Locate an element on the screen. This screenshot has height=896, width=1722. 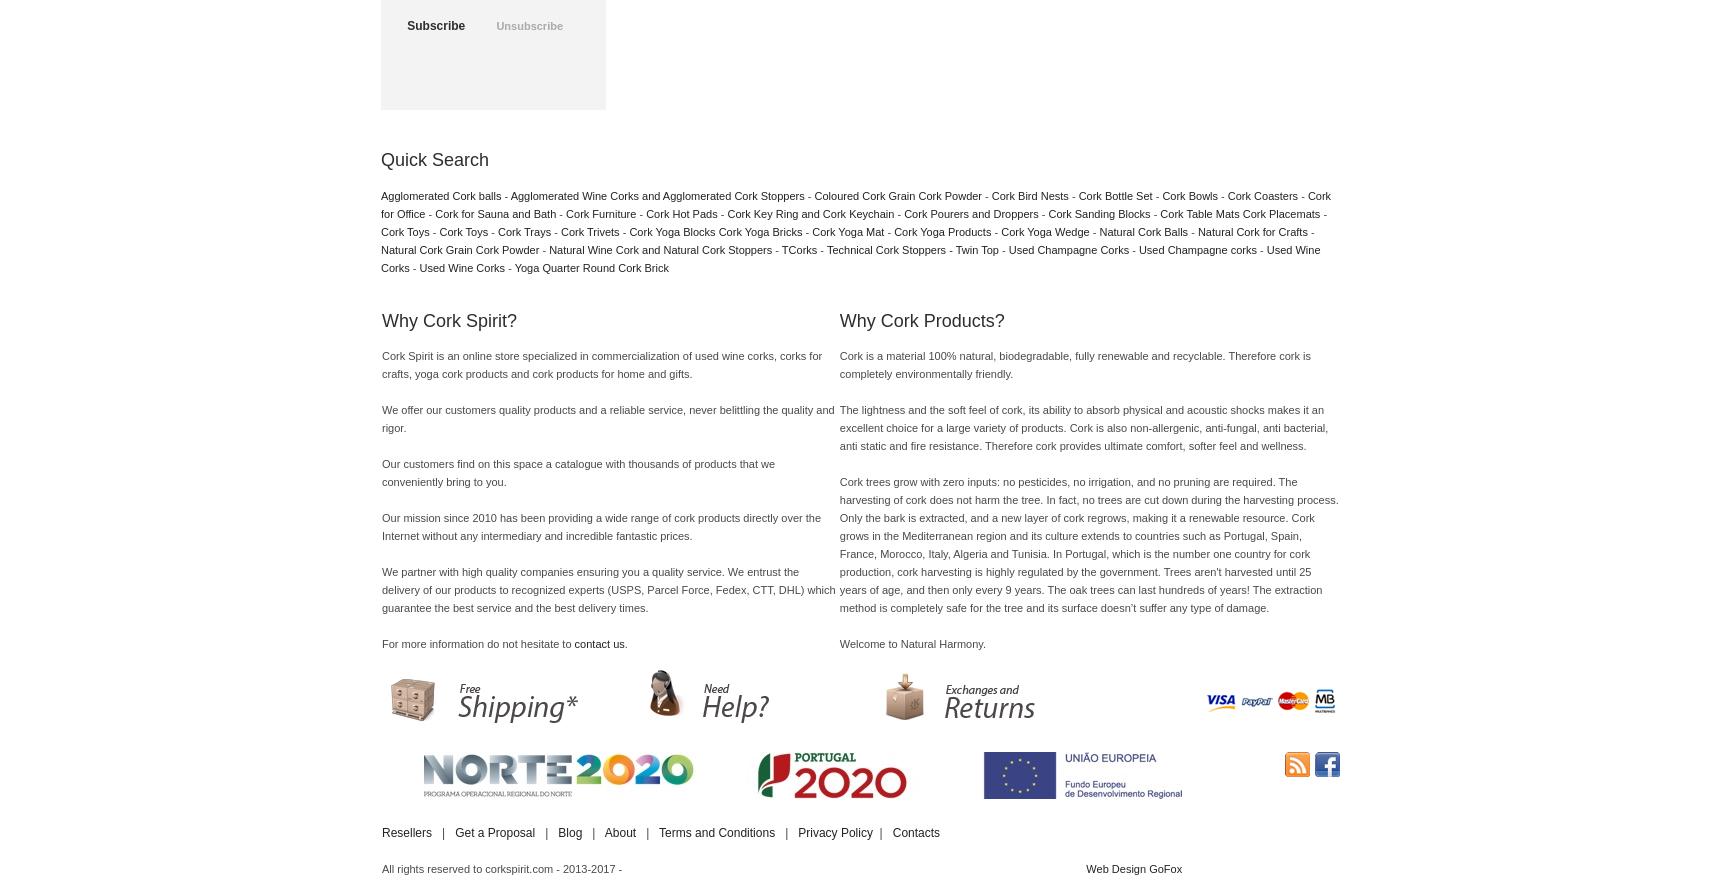
'Get a Proposal' is located at coordinates (495, 833).